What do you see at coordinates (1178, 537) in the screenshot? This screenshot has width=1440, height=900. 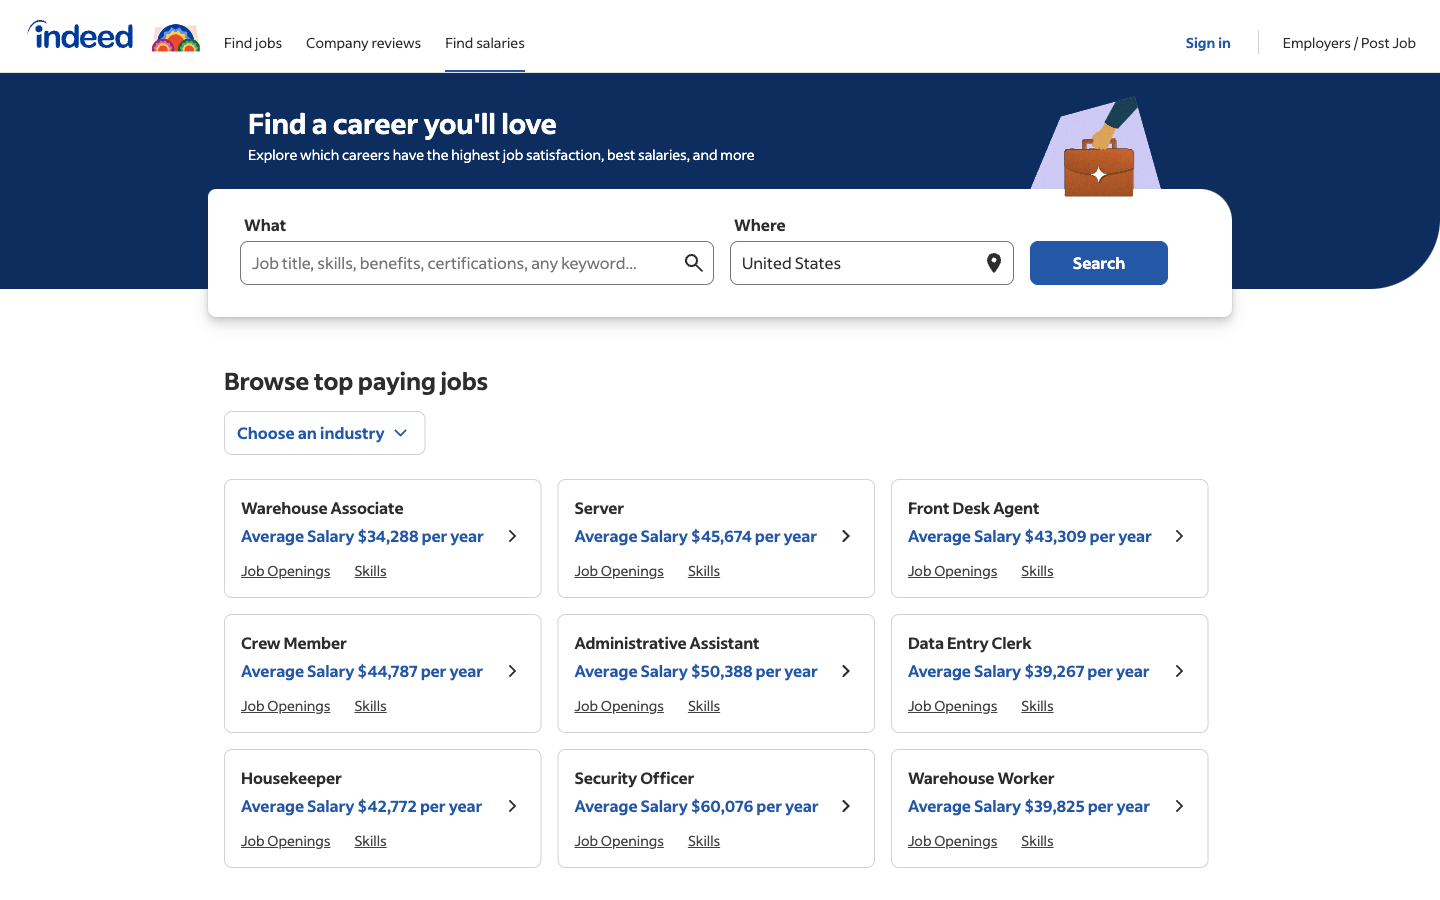 I see `the details for the job title "Front Desk Agent` at bounding box center [1178, 537].